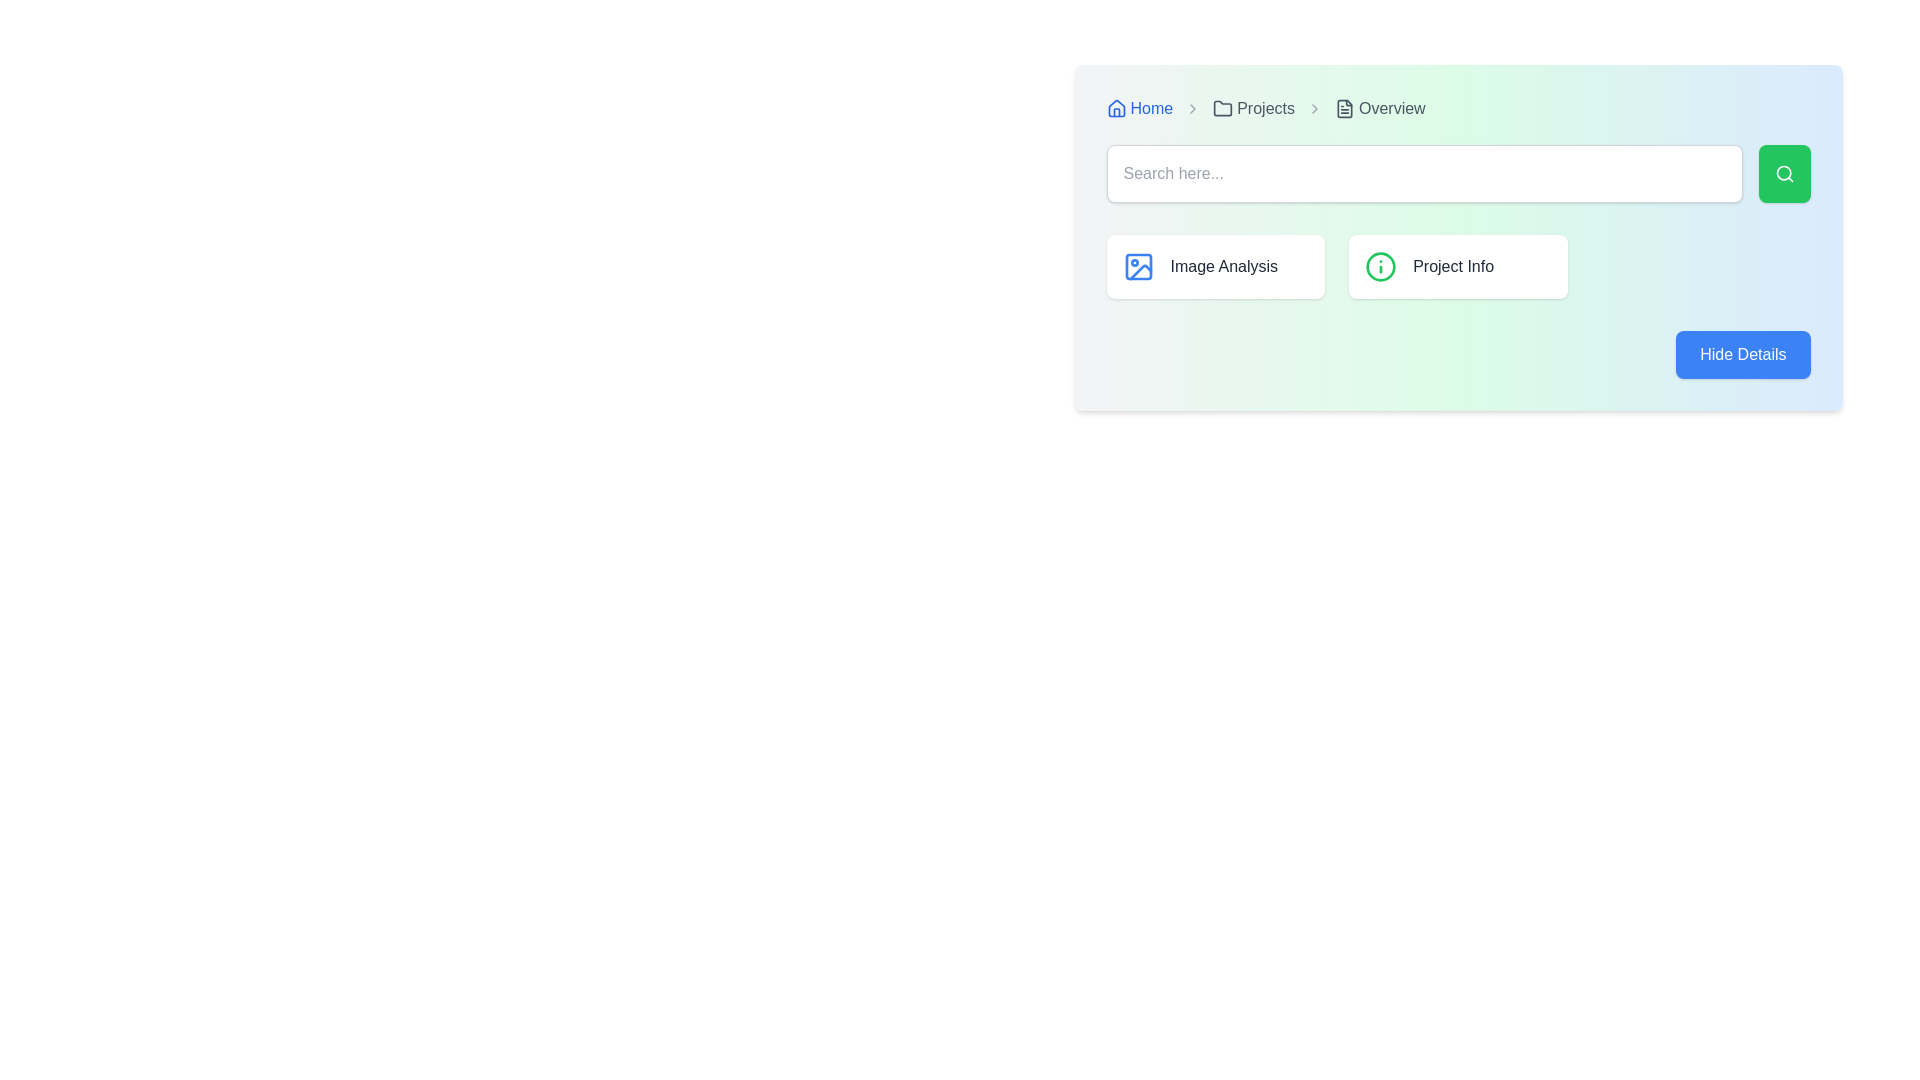 The image size is (1920, 1080). I want to click on the circular green icon with an 'i' symbol located within the 'Project Info' card on the right side of the interface, so click(1380, 265).